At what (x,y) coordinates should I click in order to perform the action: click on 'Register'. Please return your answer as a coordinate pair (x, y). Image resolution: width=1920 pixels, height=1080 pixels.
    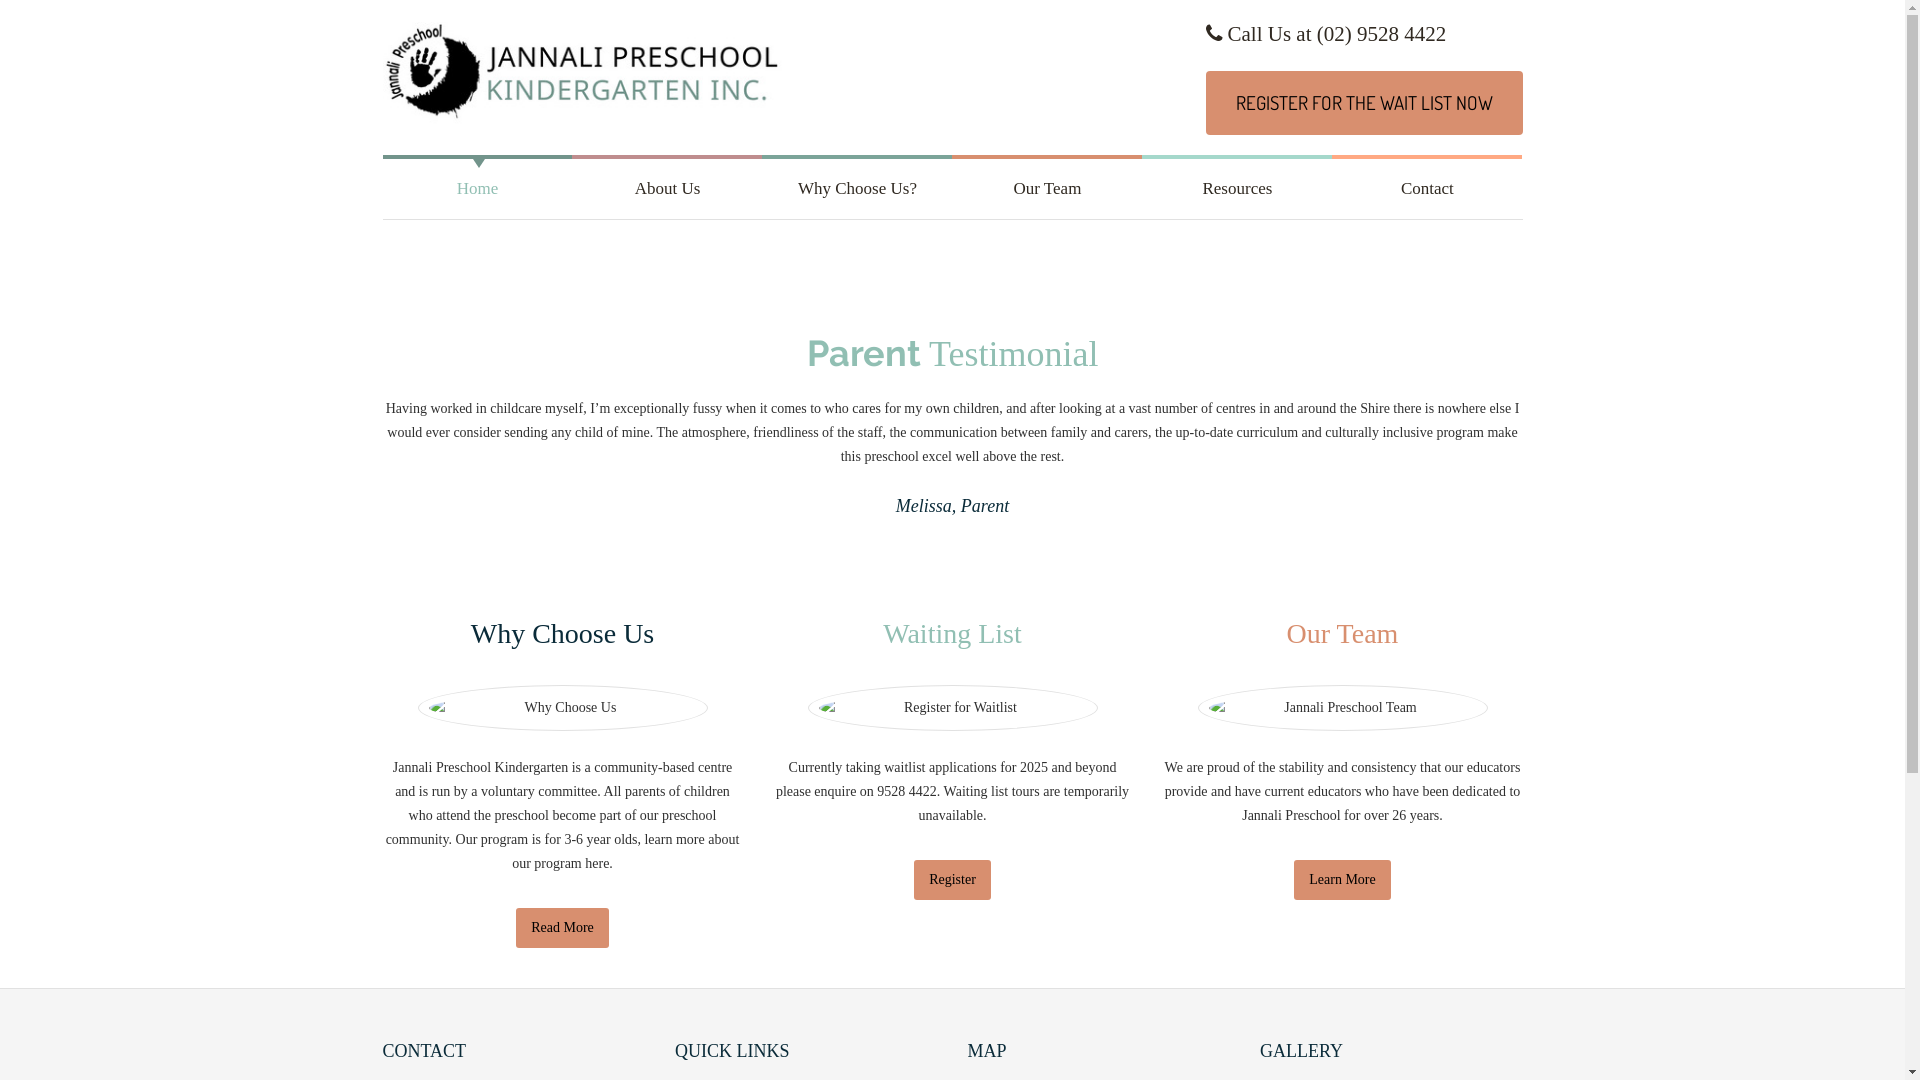
    Looking at the image, I should click on (951, 878).